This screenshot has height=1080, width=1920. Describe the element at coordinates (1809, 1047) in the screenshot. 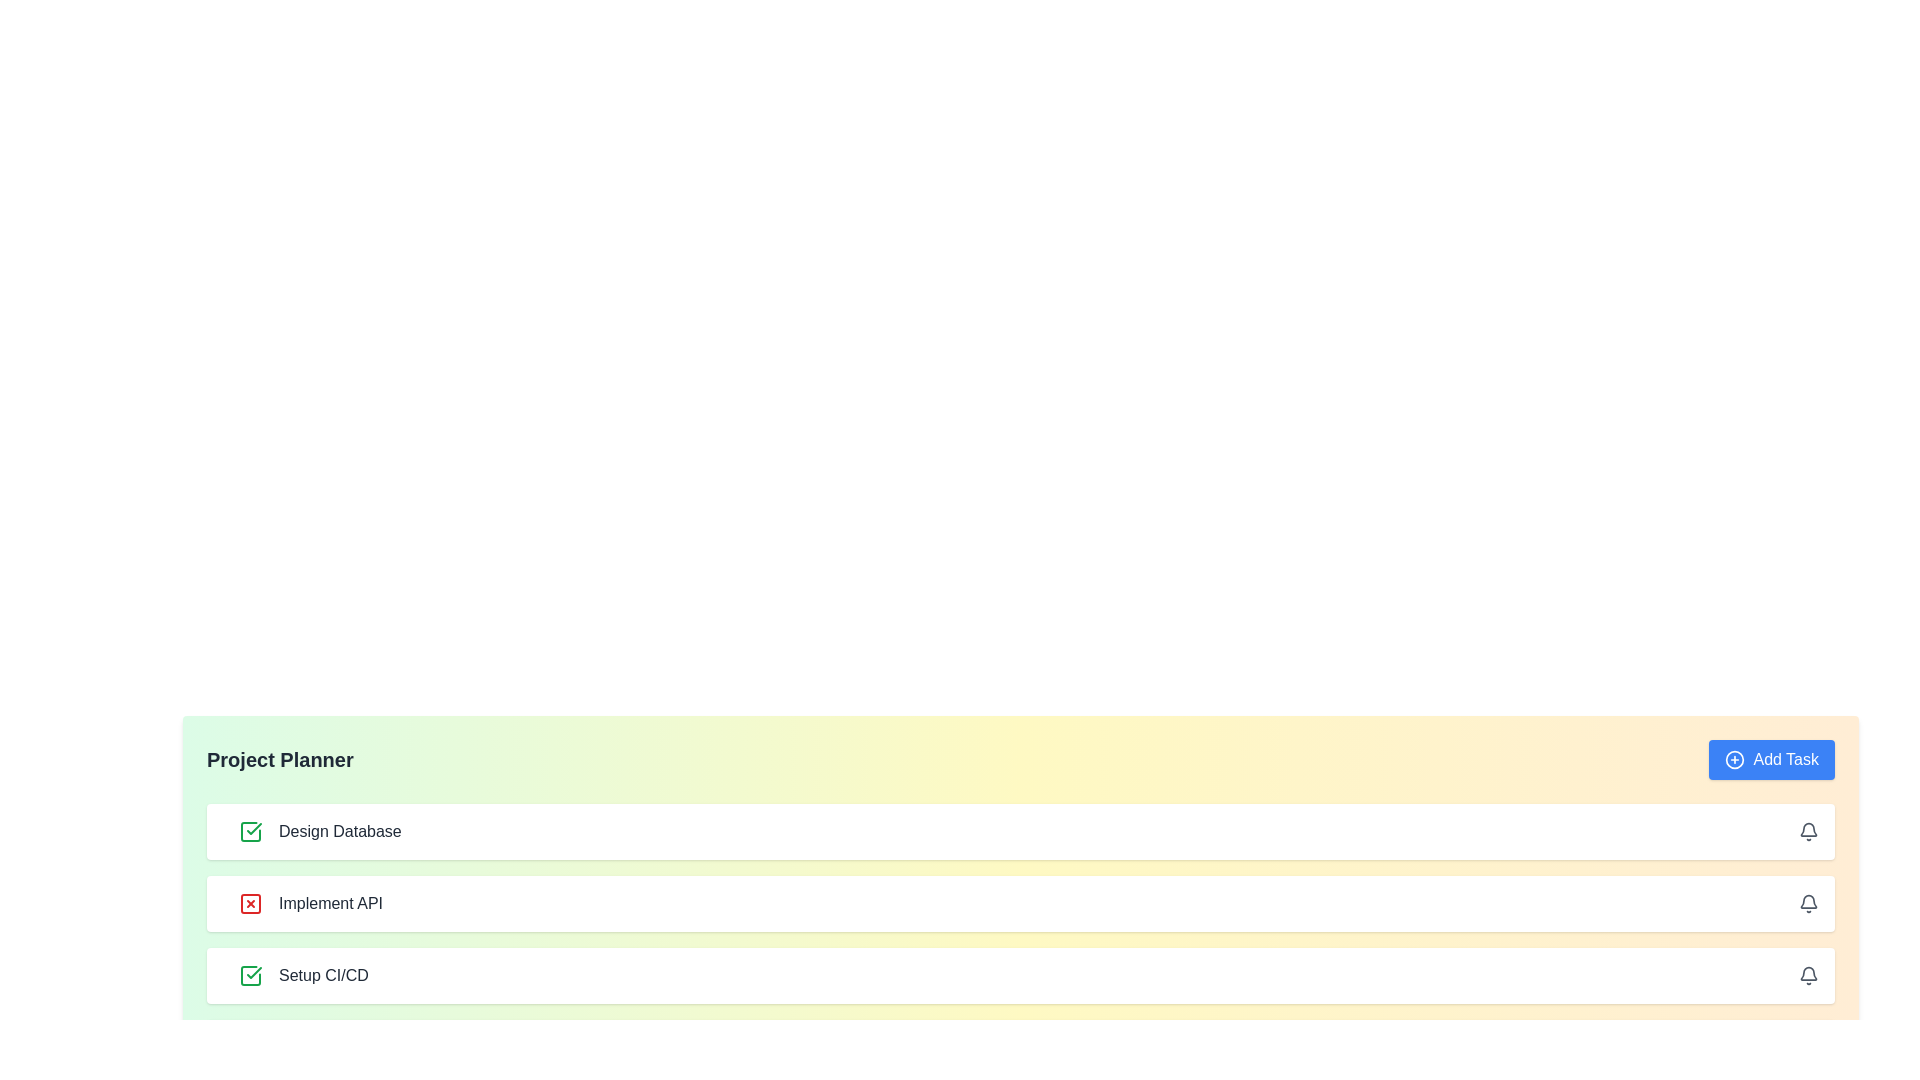

I see `bell icon for the task Code Review to set or manage notifications` at that location.